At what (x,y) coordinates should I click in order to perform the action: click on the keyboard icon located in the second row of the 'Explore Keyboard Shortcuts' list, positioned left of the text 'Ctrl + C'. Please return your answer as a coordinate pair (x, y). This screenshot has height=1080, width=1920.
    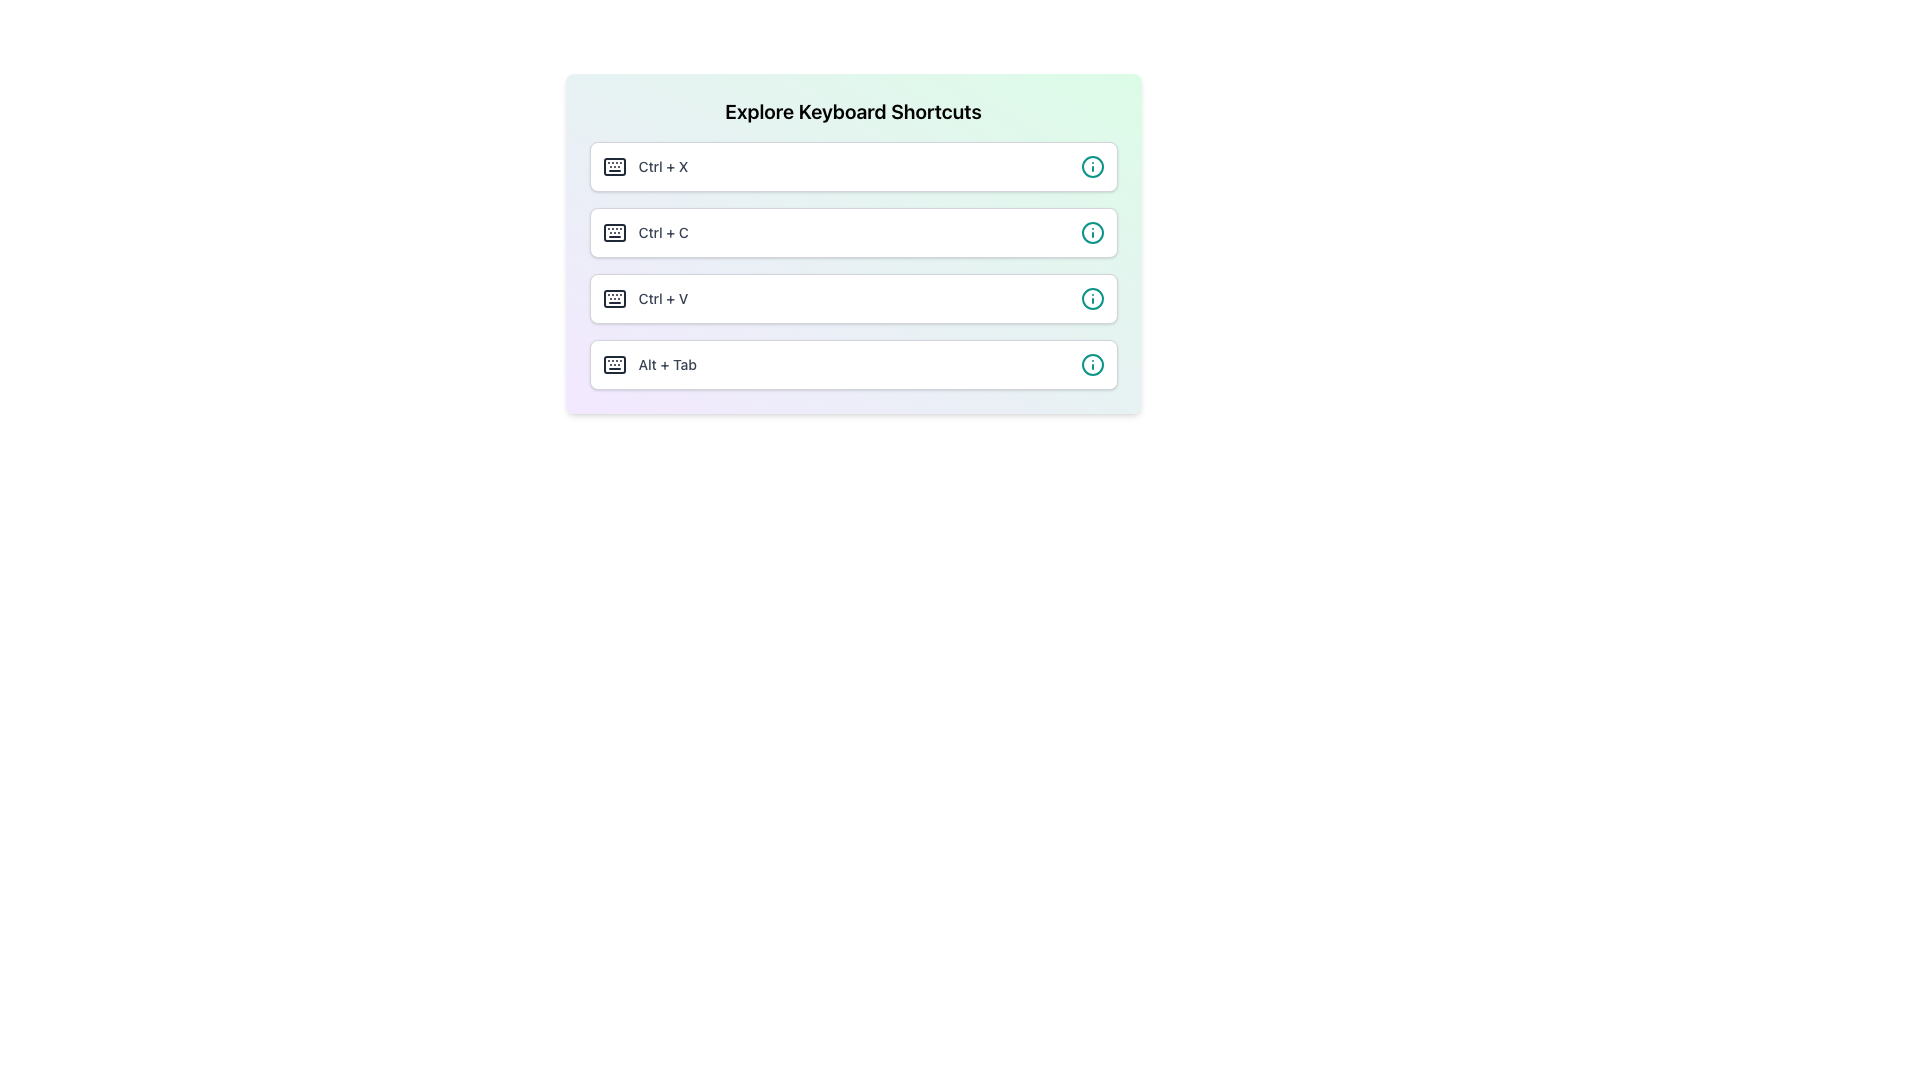
    Looking at the image, I should click on (613, 231).